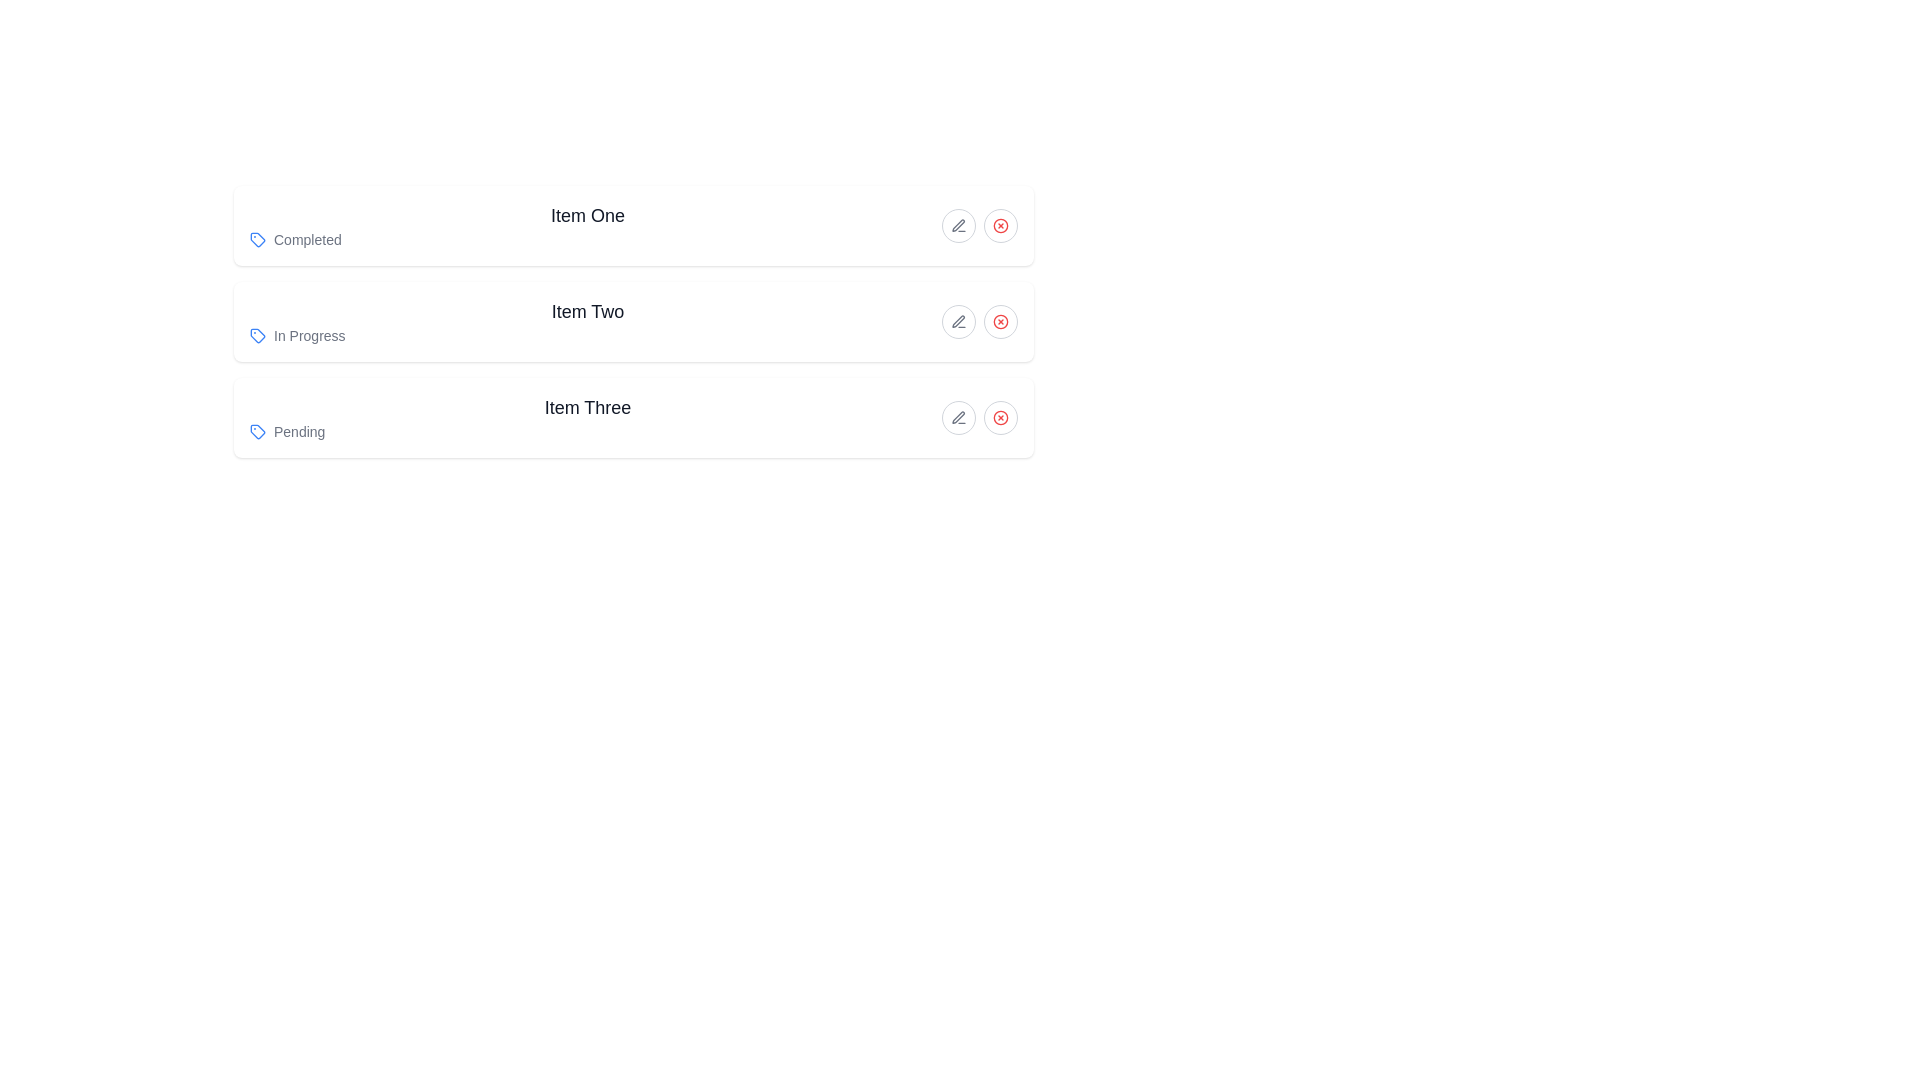 The image size is (1920, 1080). What do you see at coordinates (979, 416) in the screenshot?
I see `the pen icon located on the far-right side of the row labeled 'Item Three' to initiate editing` at bounding box center [979, 416].